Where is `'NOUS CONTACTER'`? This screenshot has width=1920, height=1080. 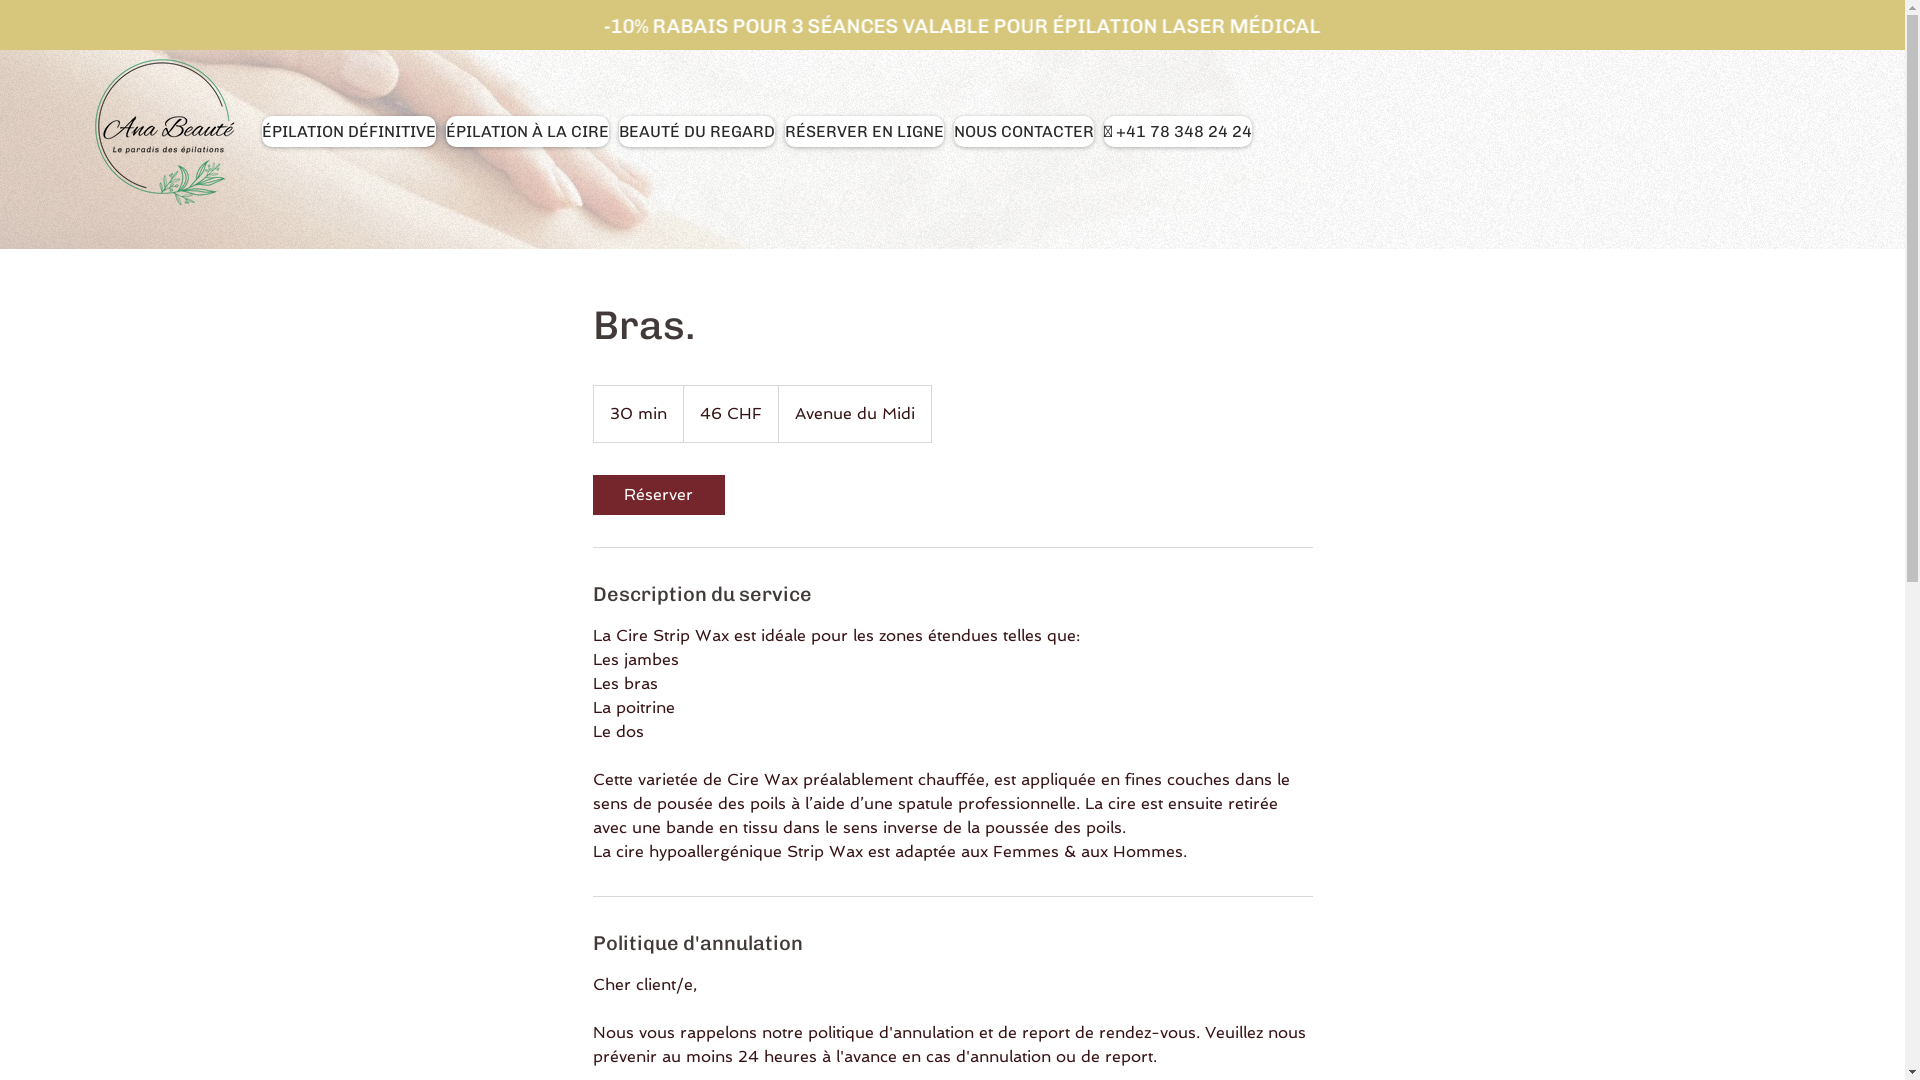
'NOUS CONTACTER' is located at coordinates (1023, 131).